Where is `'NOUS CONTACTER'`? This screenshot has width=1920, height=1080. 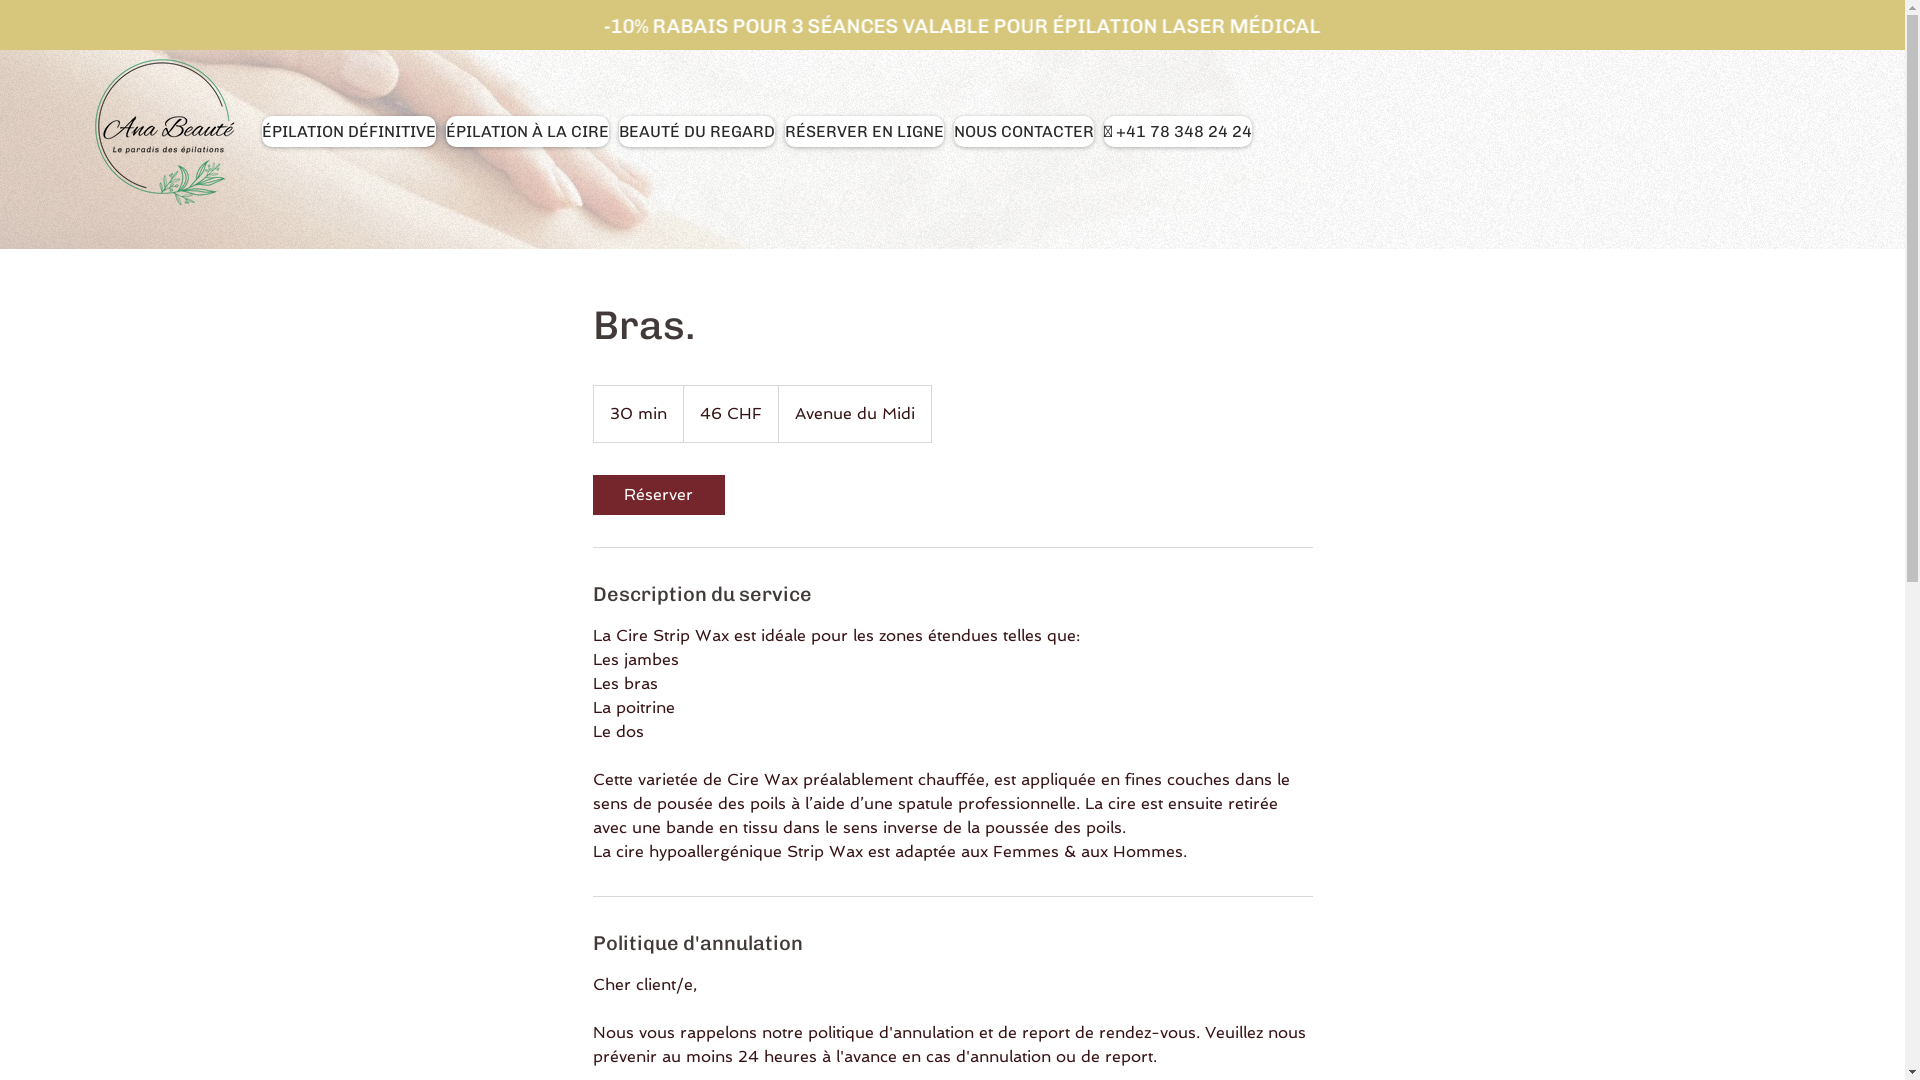
'NOUS CONTACTER' is located at coordinates (1023, 131).